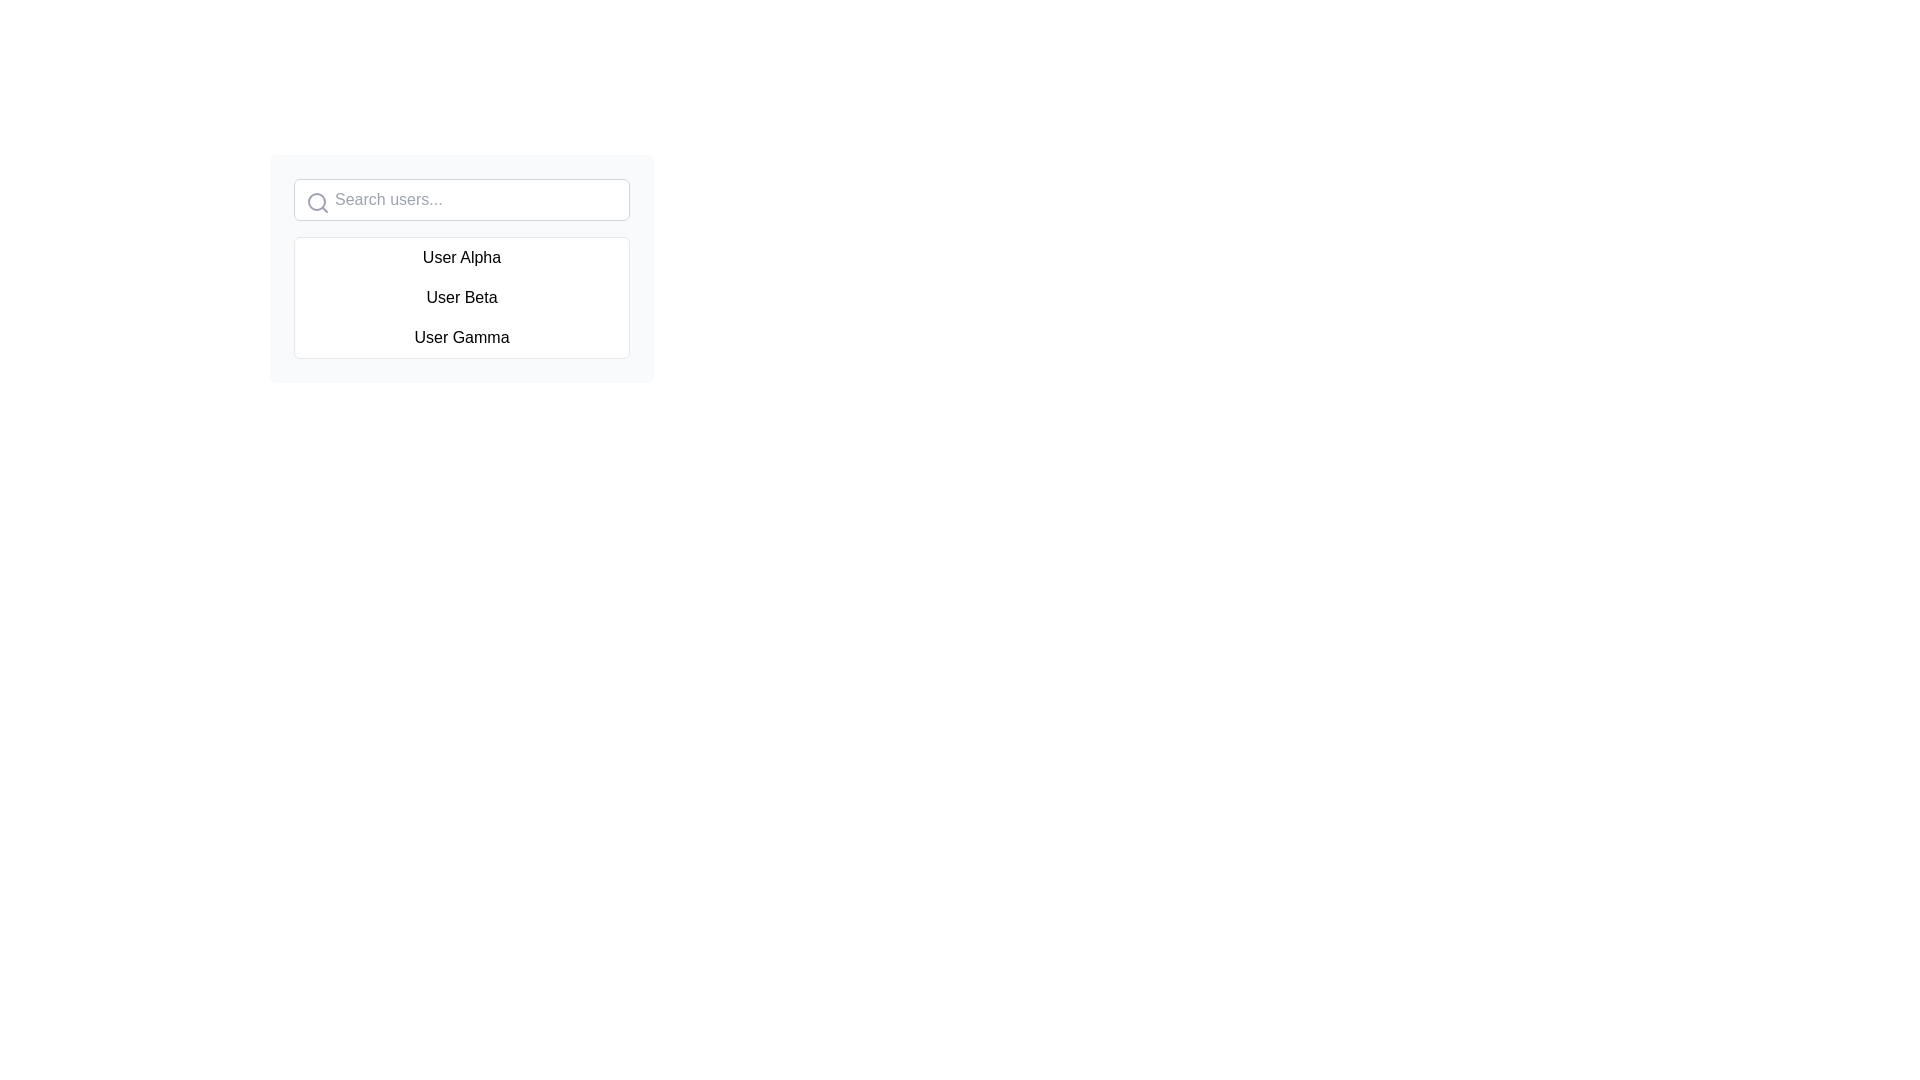  I want to click on the second selectable list item in the user options, which is positioned between 'User Alpha' and 'User Gamma', so click(460, 297).